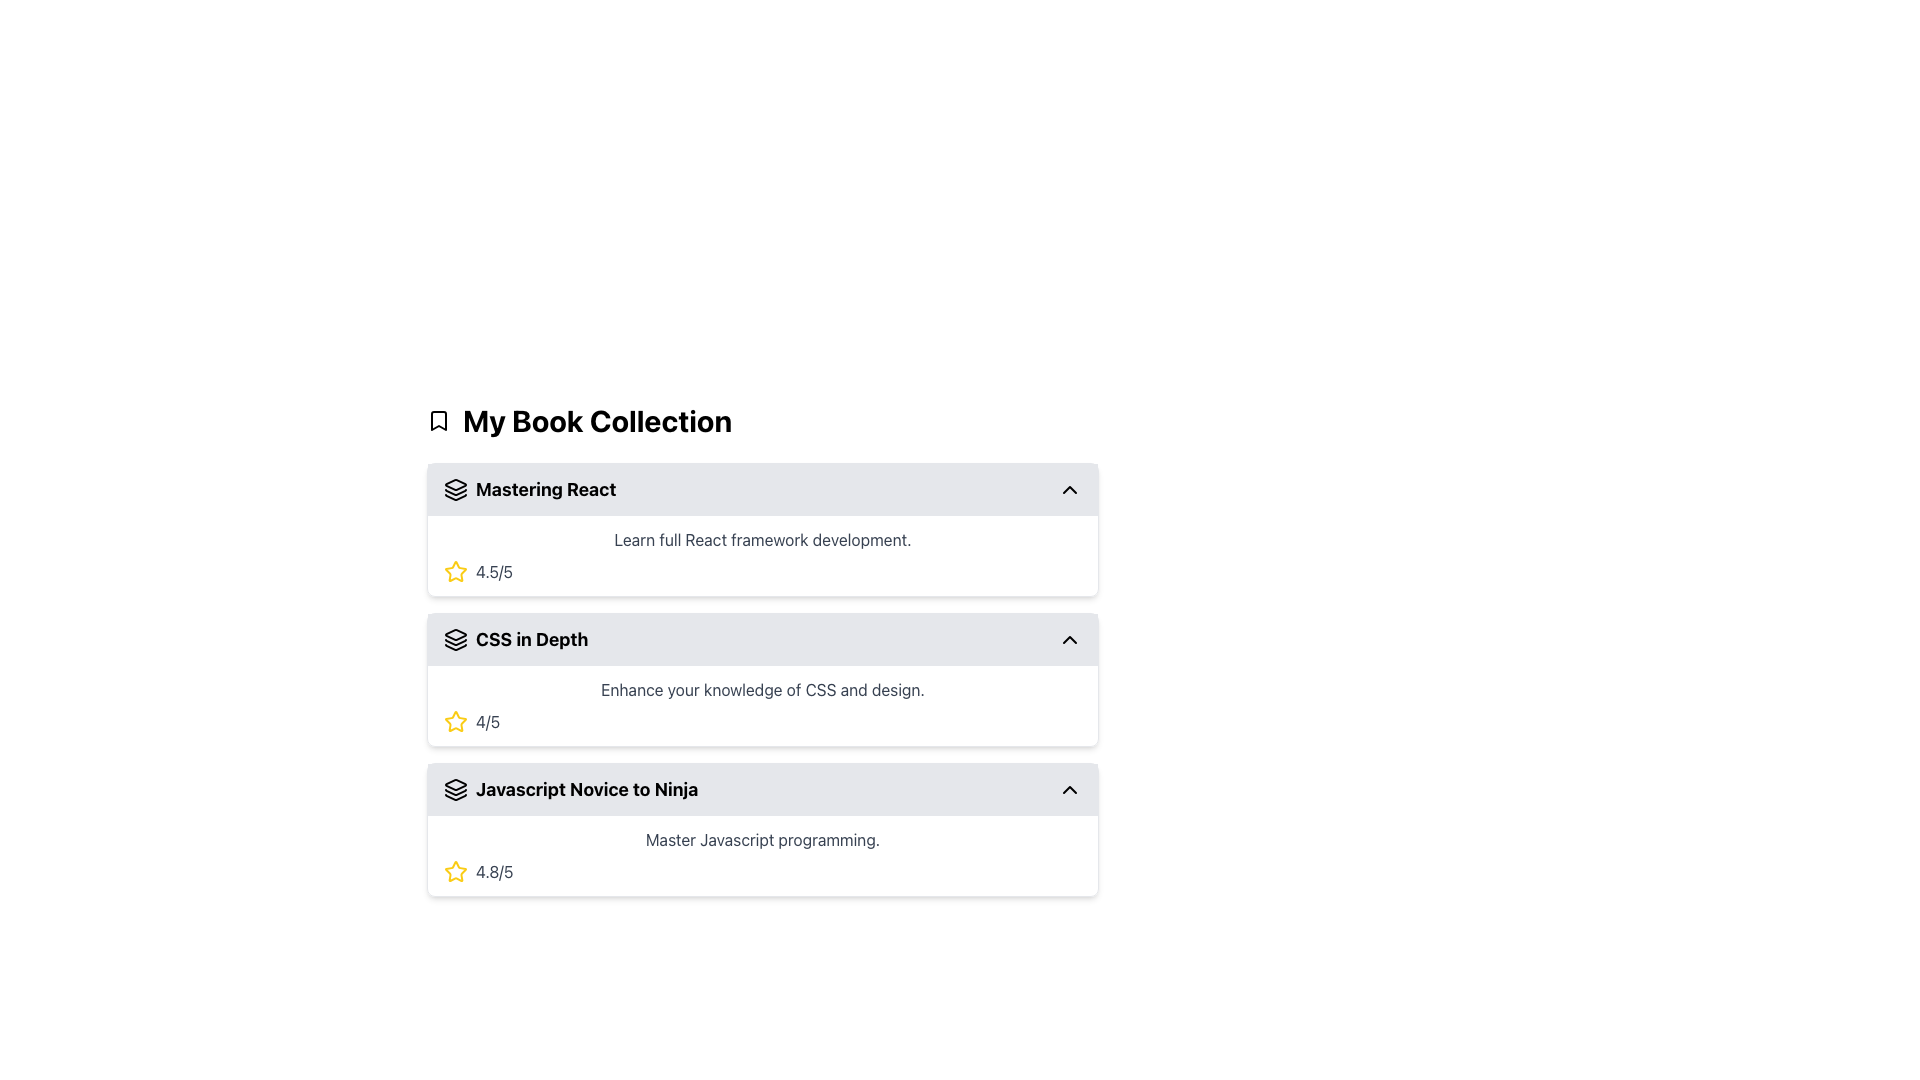  I want to click on the star icon that indicates the rating for the book 'CSS in Depth', positioned to the left of the numerical rating '4/5', so click(455, 571).